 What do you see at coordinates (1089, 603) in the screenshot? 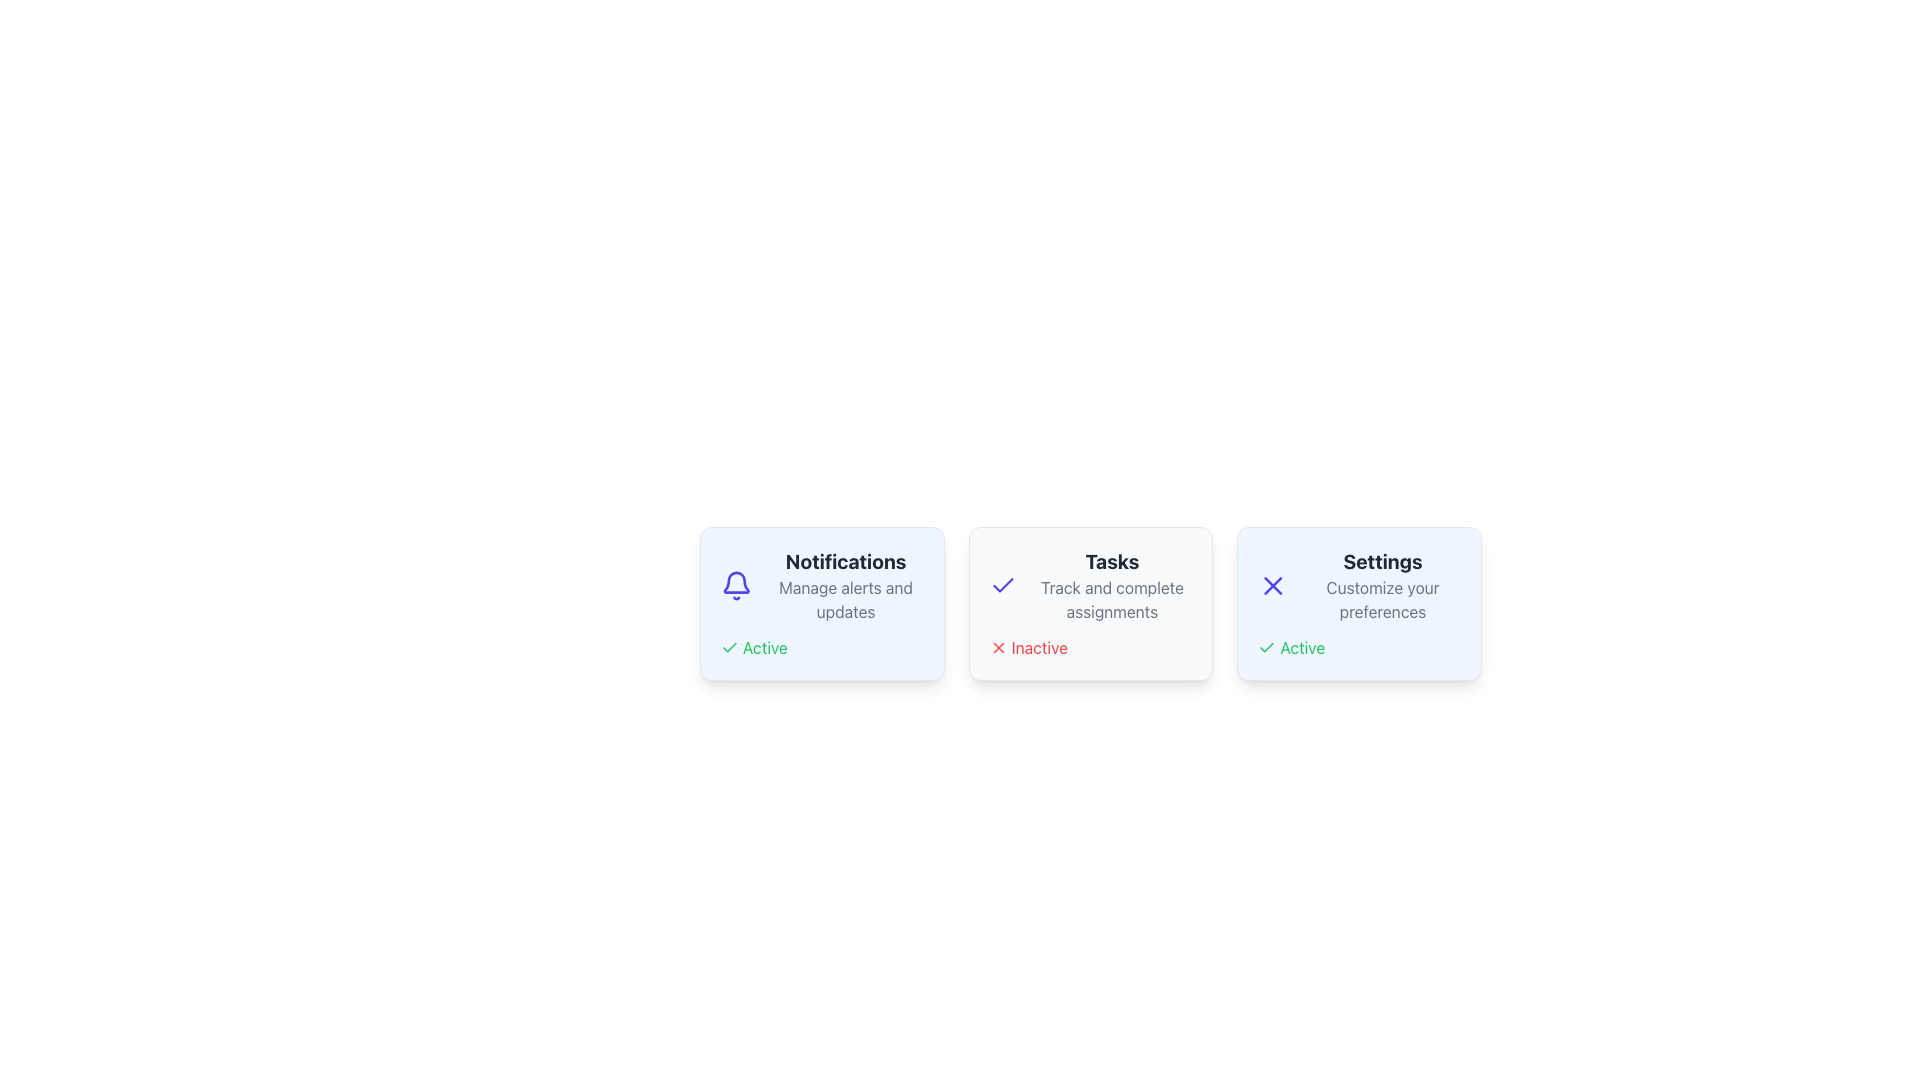
I see `the Informational Card titled 'Tasks', which has a white background and contains the subtitle 'Track and complete assignments', with 'Inactive' displayed in red below the title` at bounding box center [1089, 603].